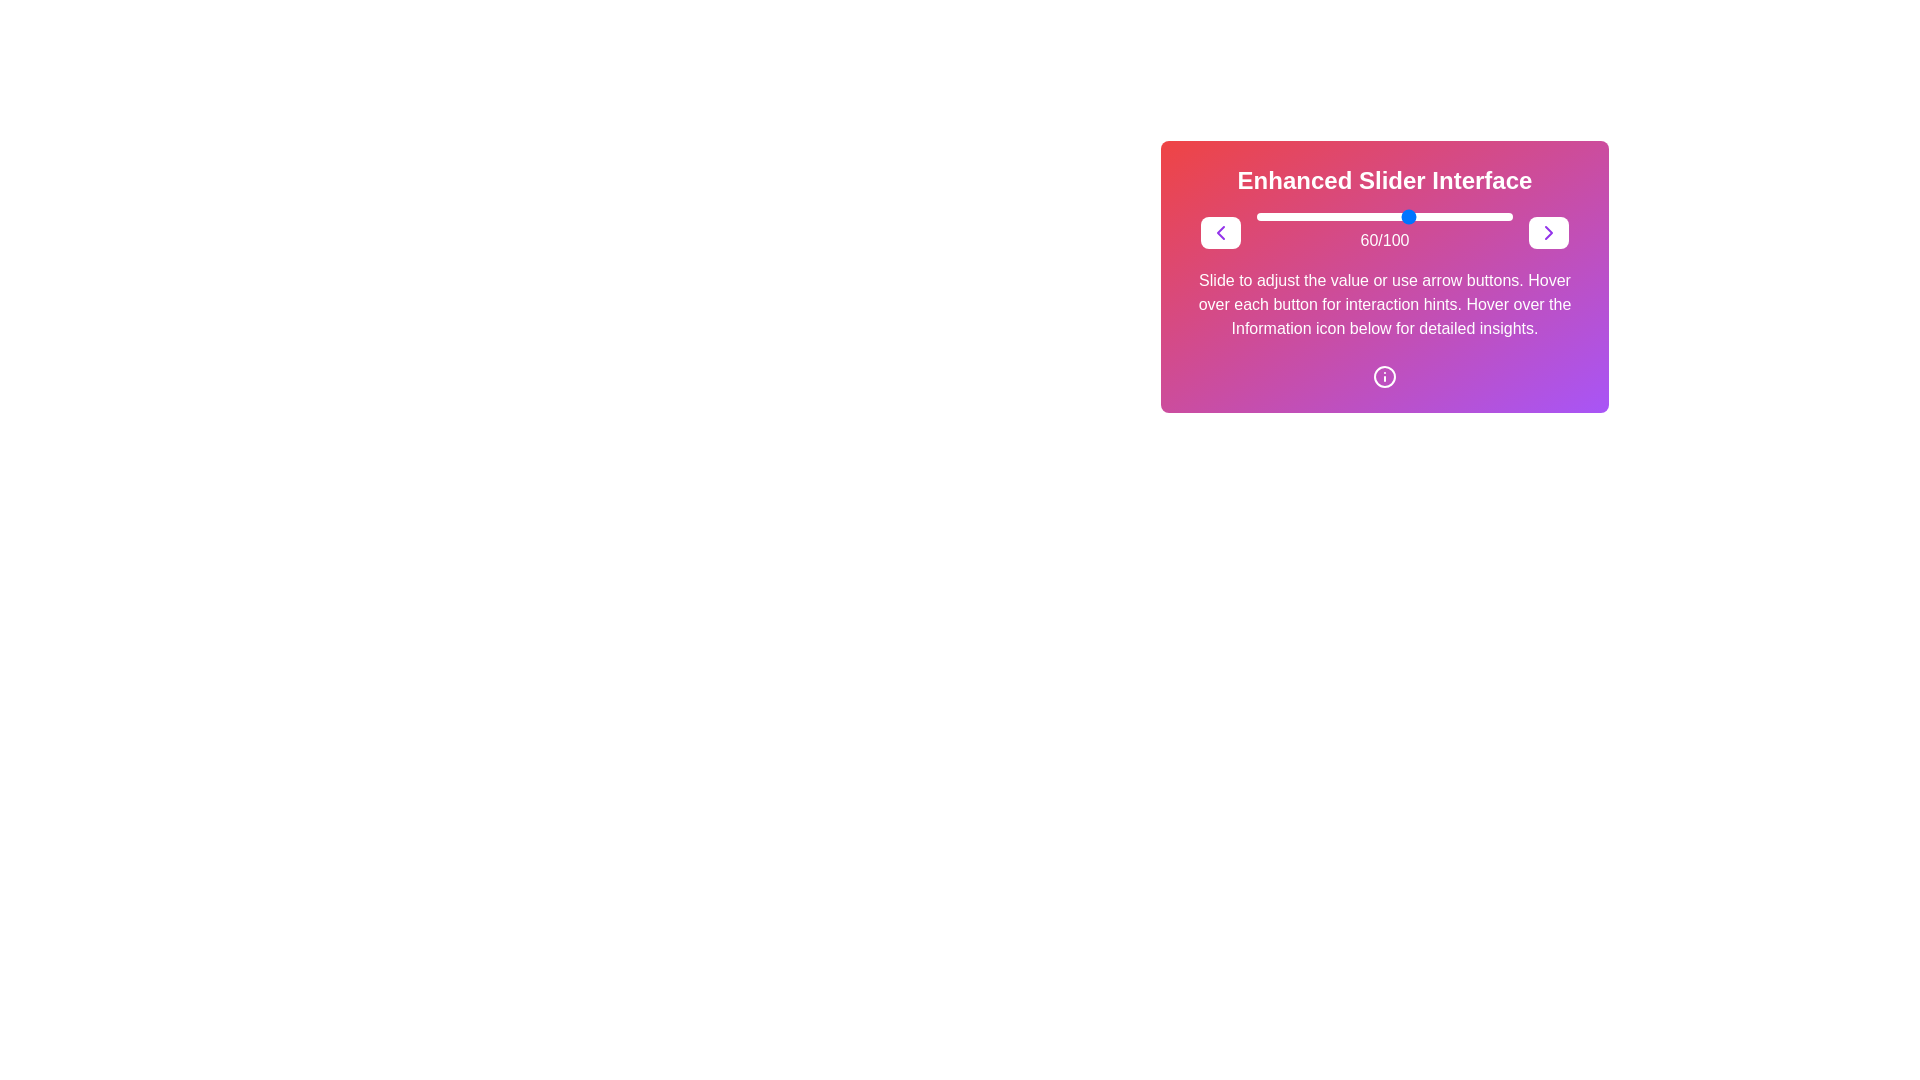 The image size is (1920, 1080). What do you see at coordinates (1263, 216) in the screenshot?
I see `the slider` at bounding box center [1263, 216].